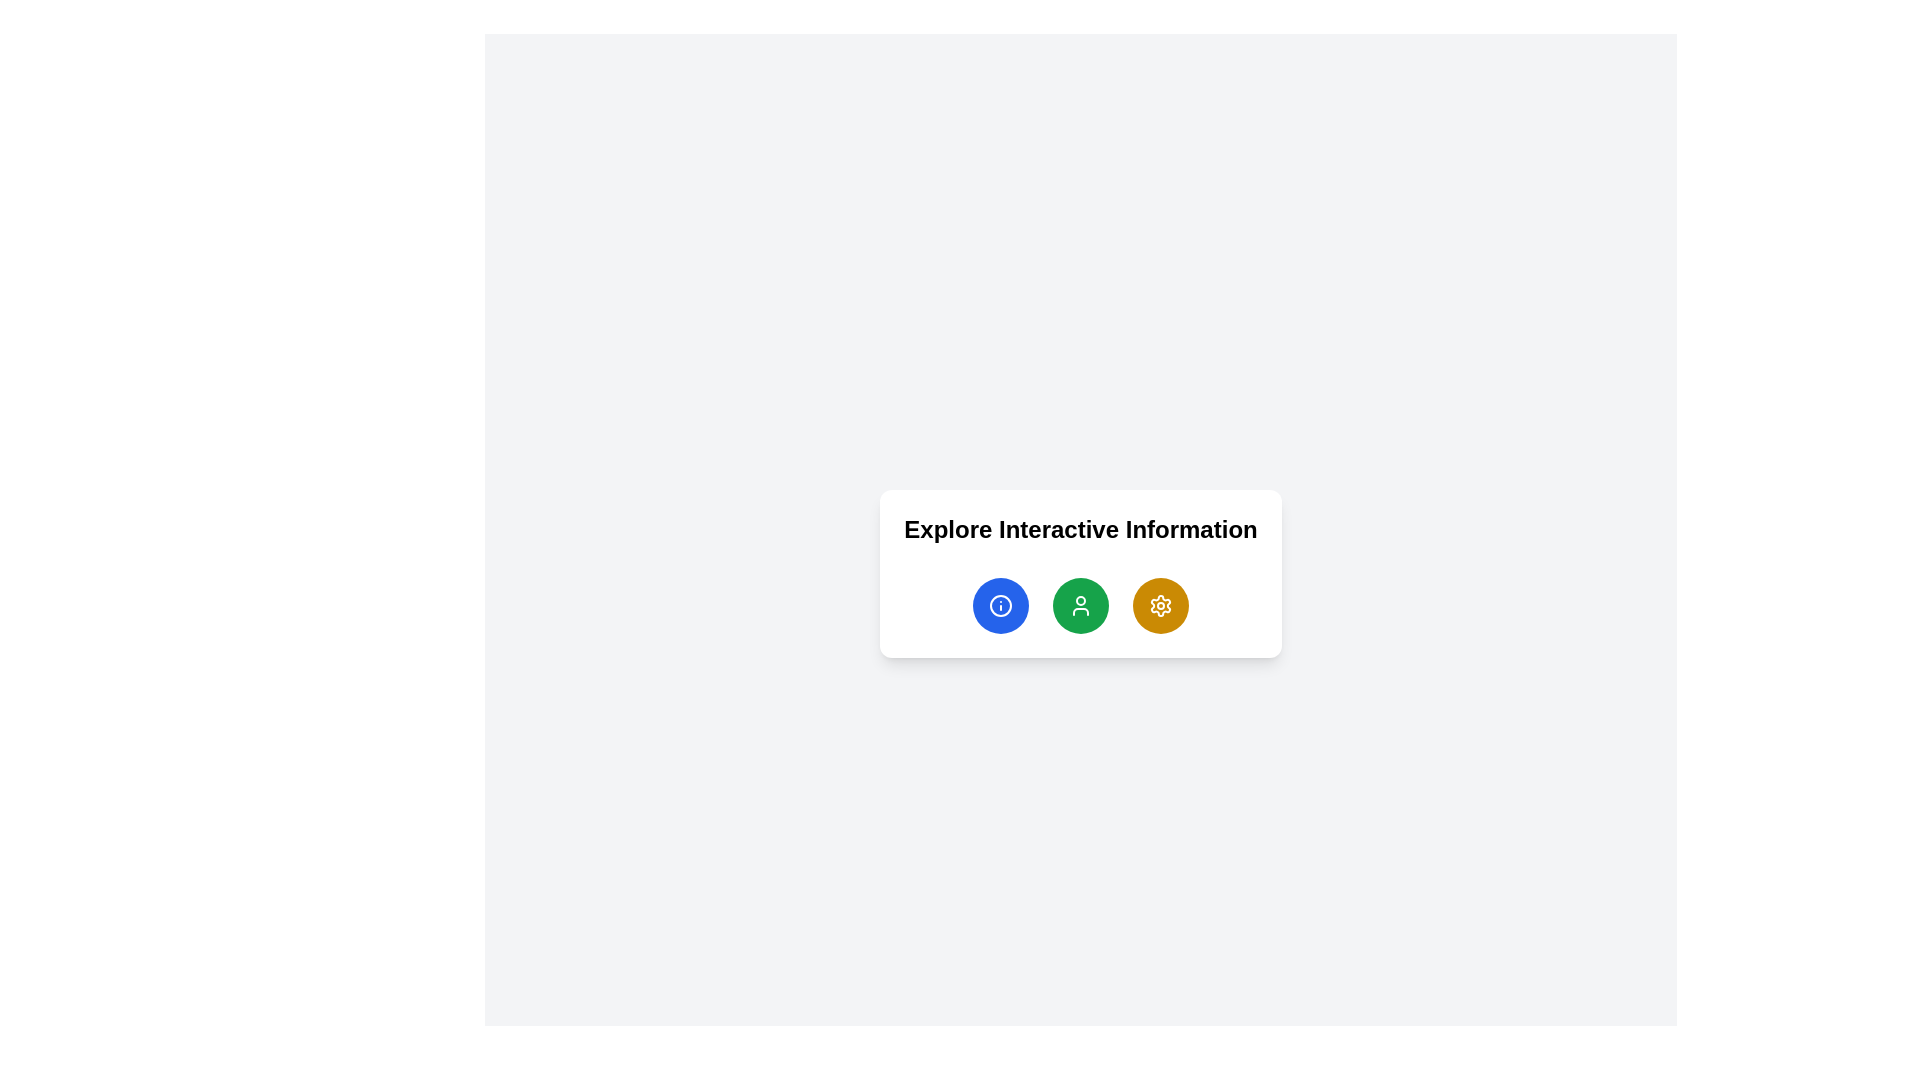 The height and width of the screenshot is (1080, 1920). Describe the element at coordinates (1000, 604) in the screenshot. I see `the left-most circular icon with a blue border and white background, which contains an 'i' symbol, located below the 'Explore Interactive Information' text` at that location.